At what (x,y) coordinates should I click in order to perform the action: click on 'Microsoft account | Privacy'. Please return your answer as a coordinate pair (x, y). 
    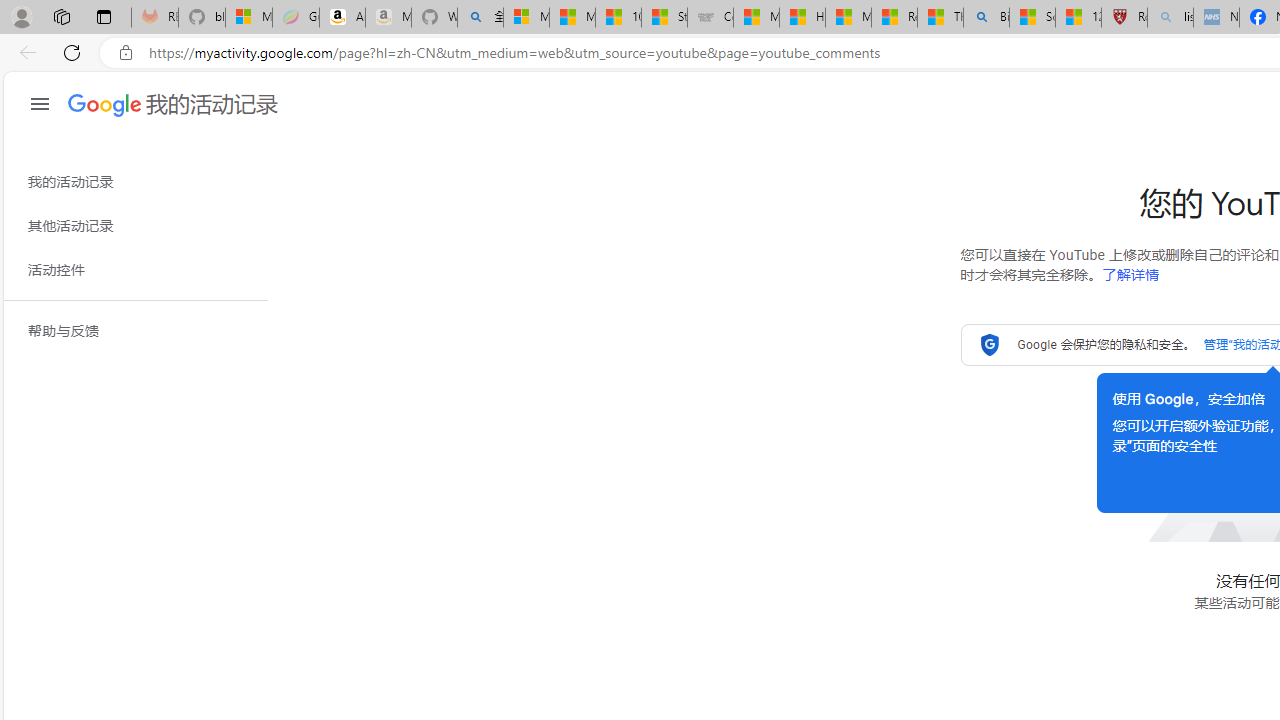
    Looking at the image, I should click on (526, 17).